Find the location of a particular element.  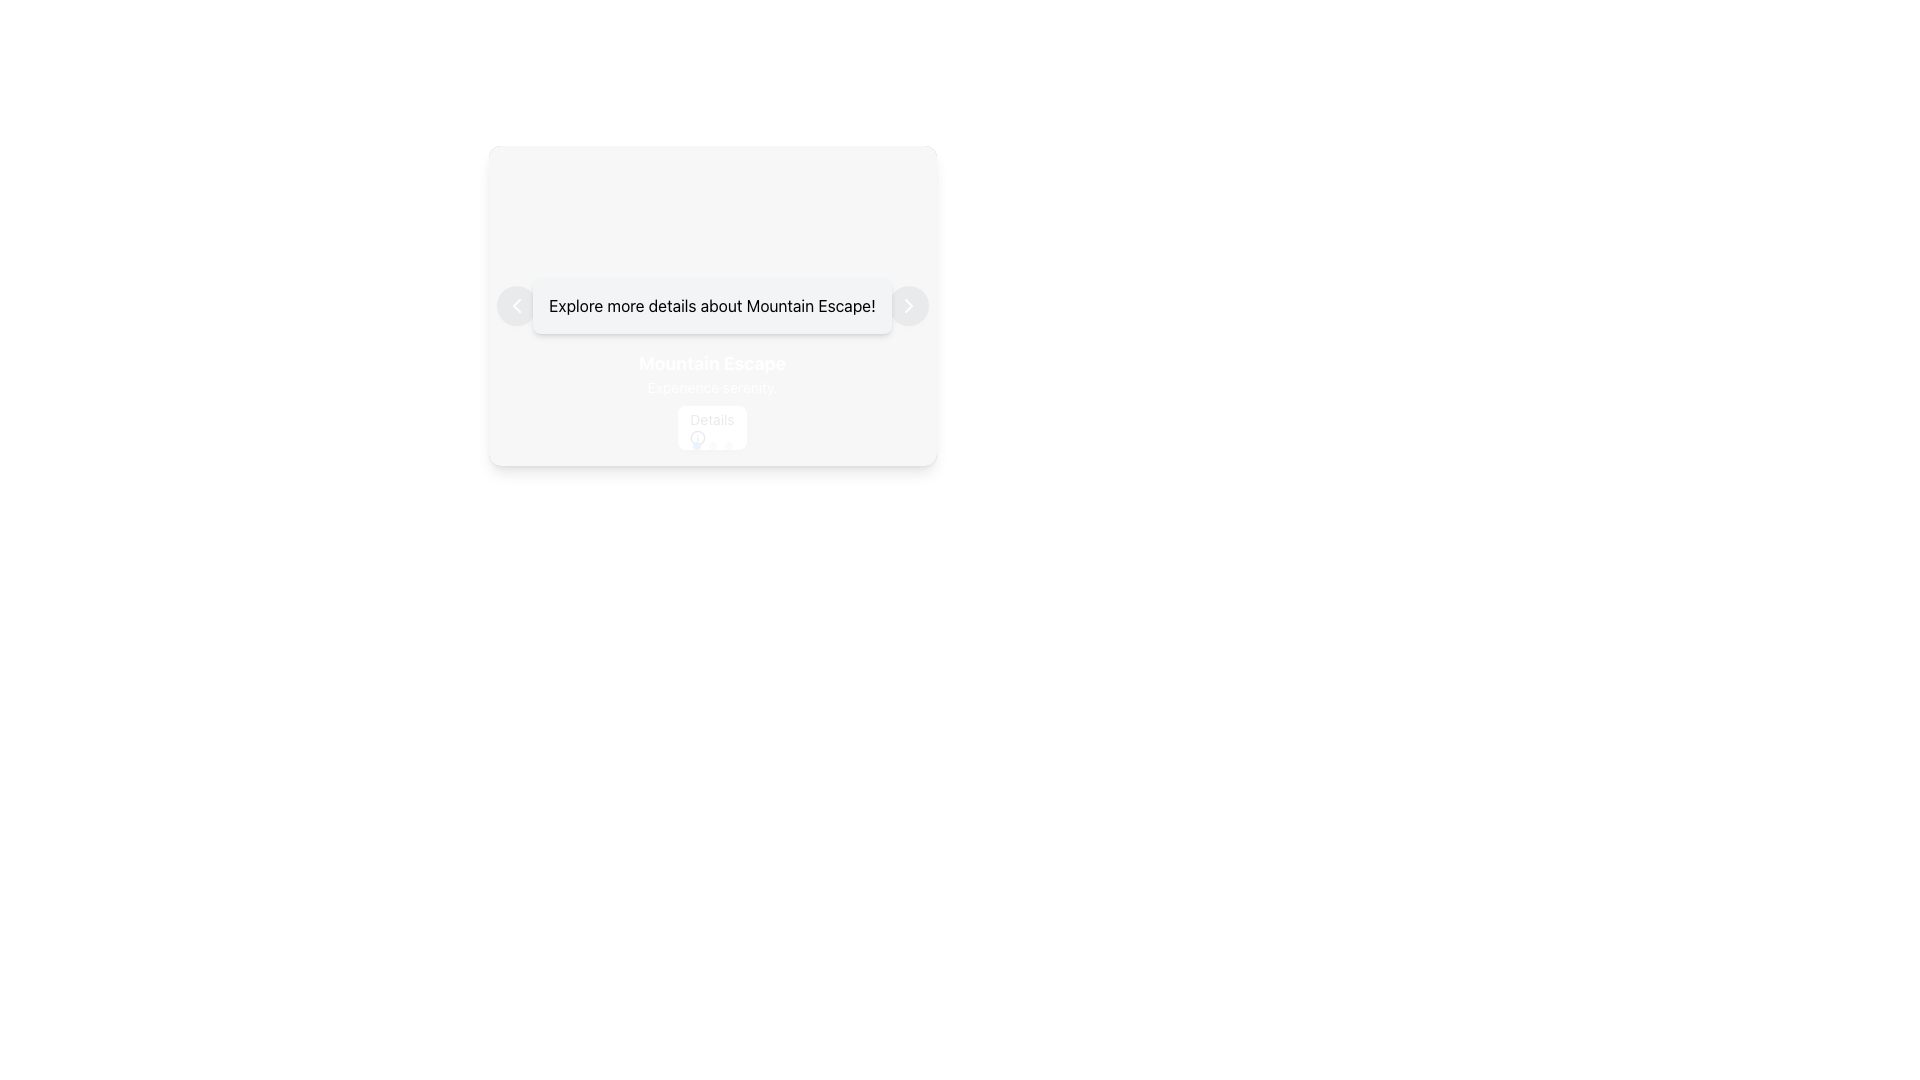

the circular SVG element representing an 'info' icon for accessibility purposes is located at coordinates (698, 437).